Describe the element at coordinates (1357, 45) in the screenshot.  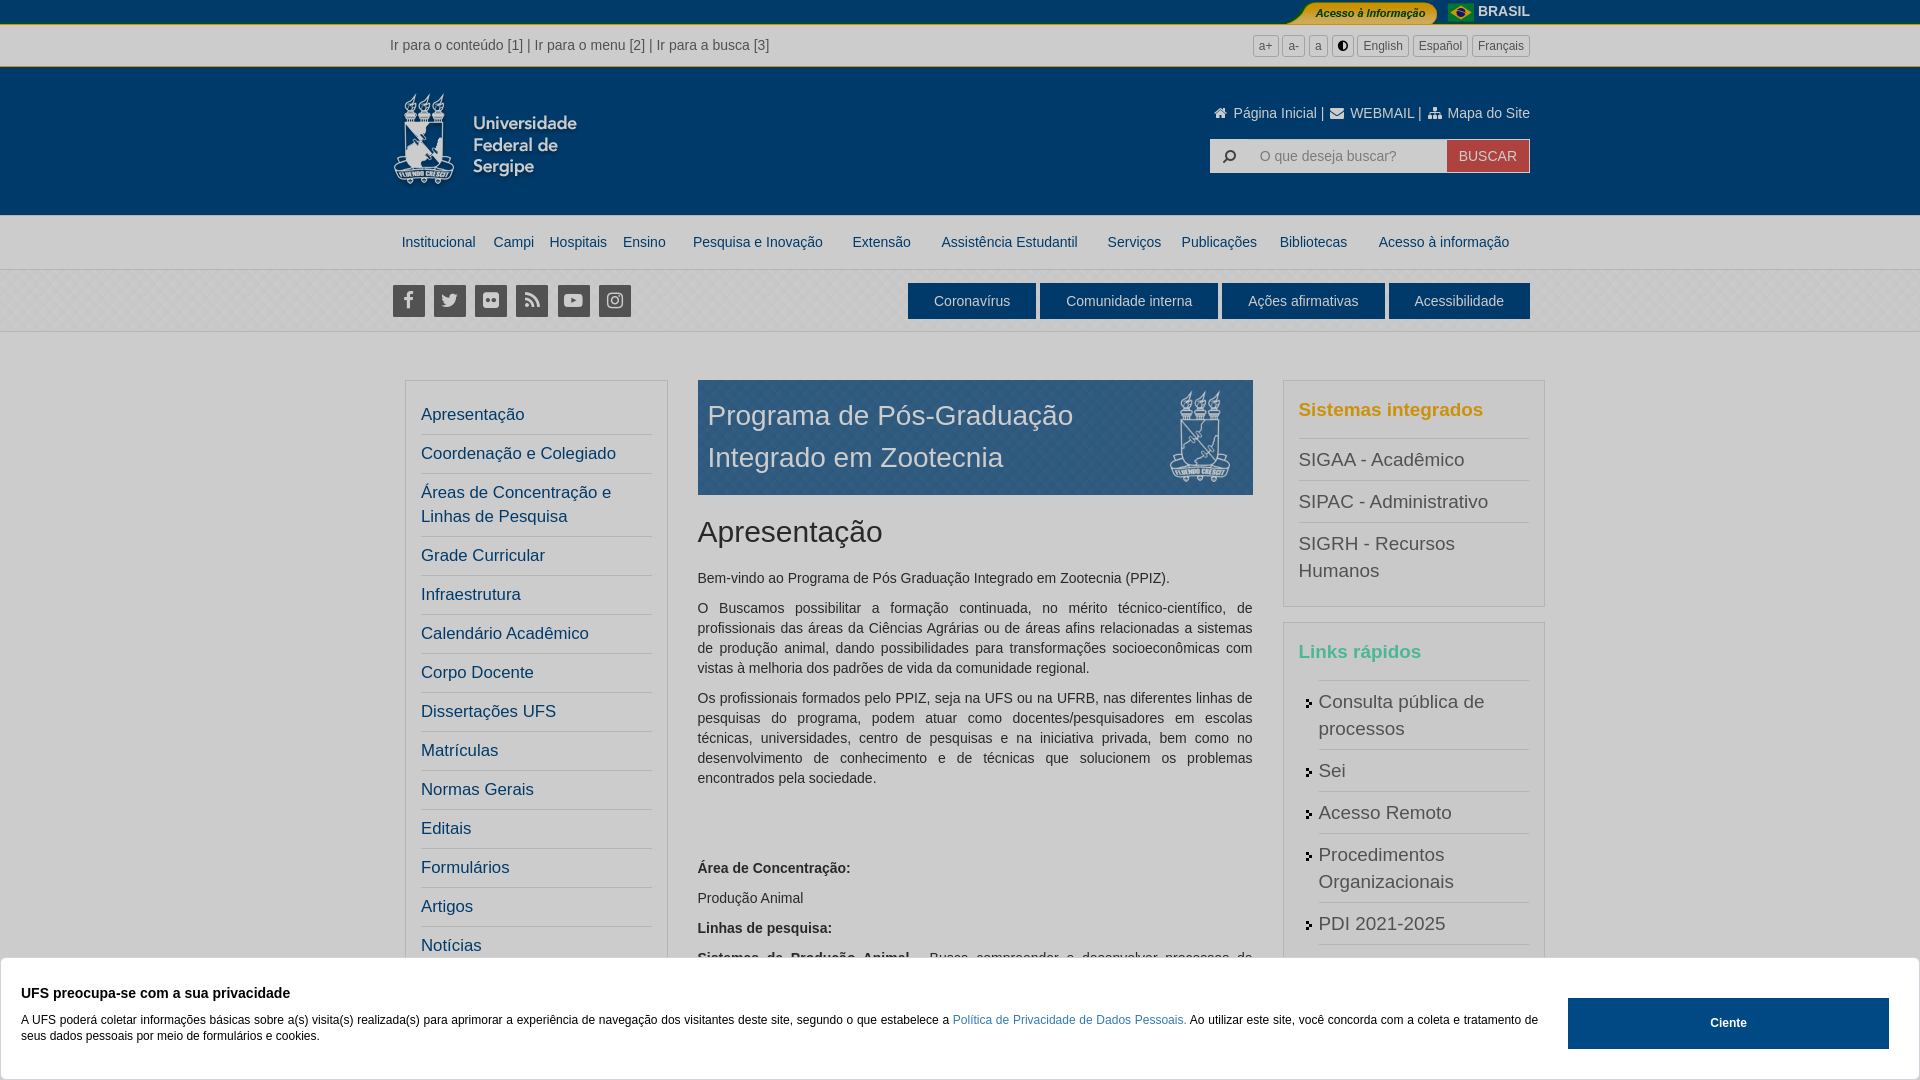
I see `'English'` at that location.